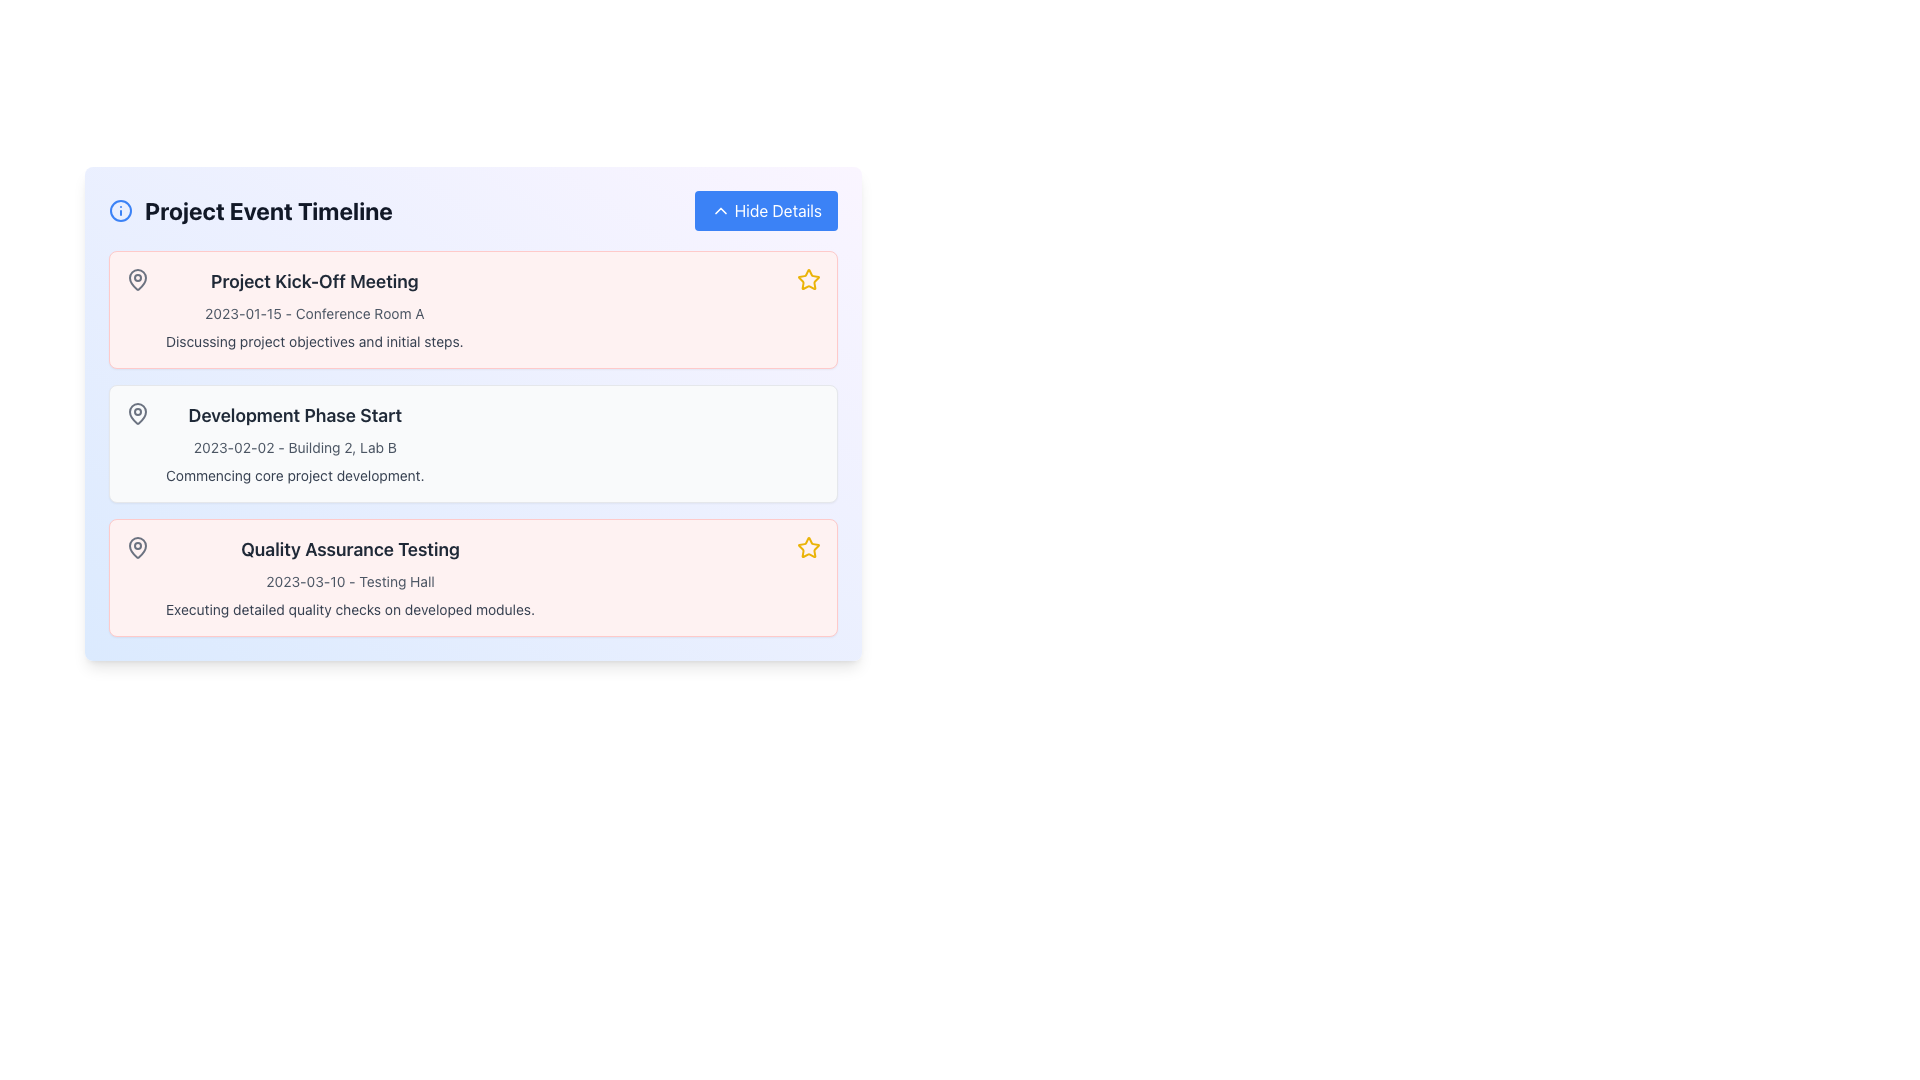 The image size is (1920, 1080). What do you see at coordinates (313, 281) in the screenshot?
I see `title text of the first project event in the timeline, which provides an overview of the meeting it represents, located at the top of the section containing additional meeting details` at bounding box center [313, 281].